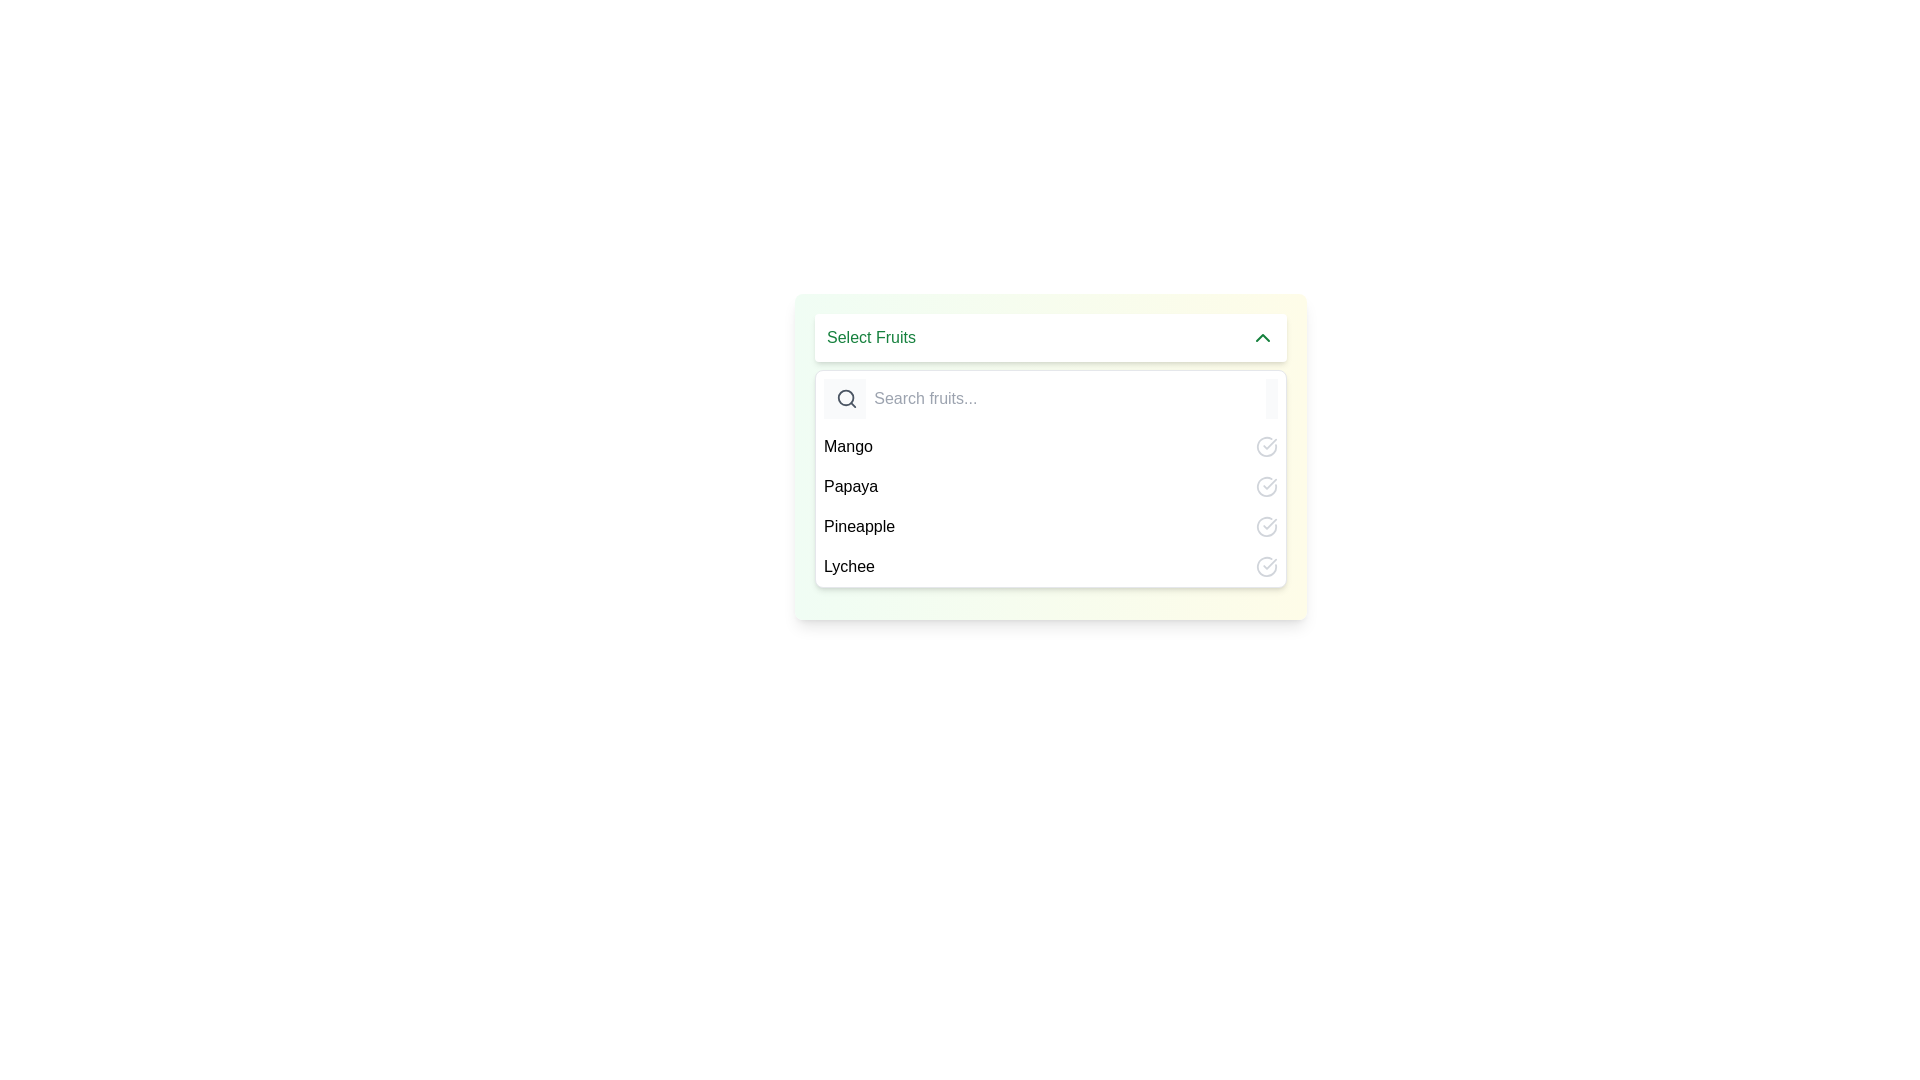 Image resolution: width=1920 pixels, height=1080 pixels. Describe the element at coordinates (1050, 446) in the screenshot. I see `the first selectable list item in the dropdown menu` at that location.